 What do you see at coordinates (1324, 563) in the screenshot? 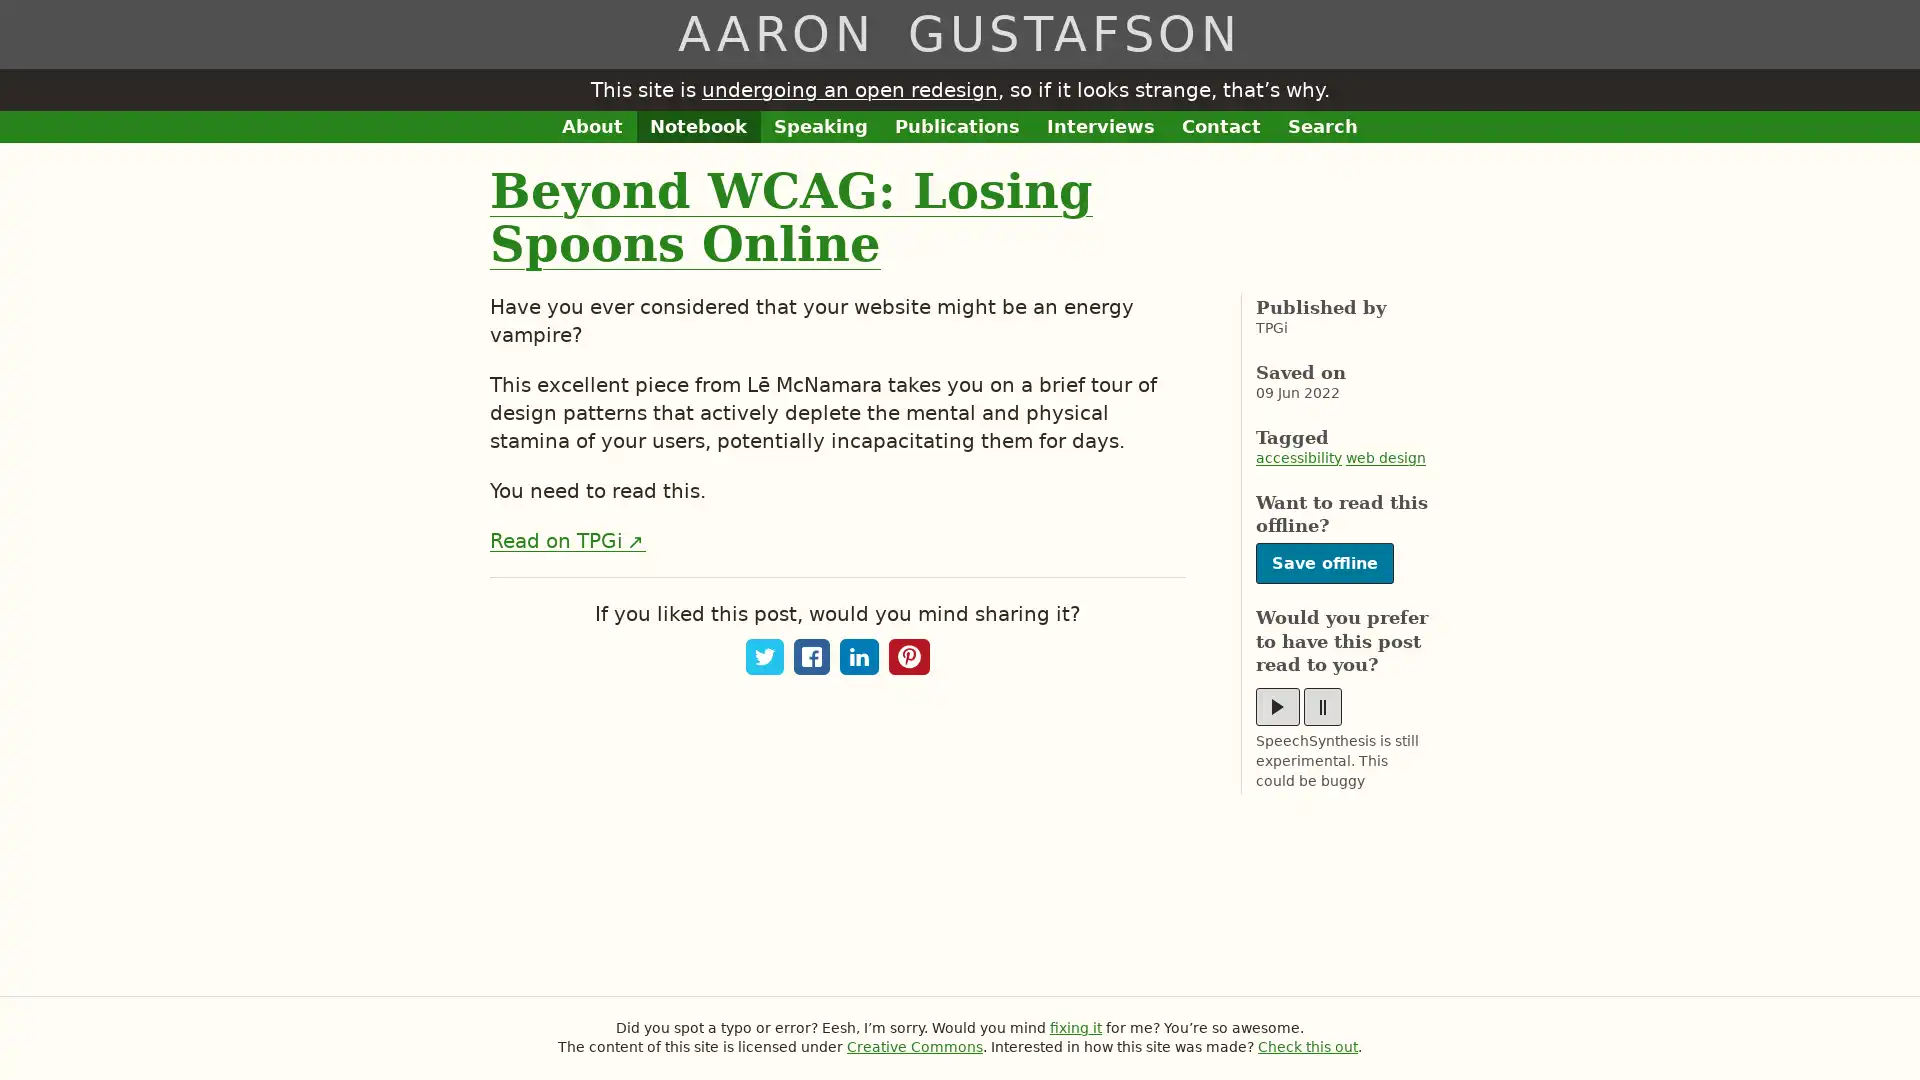
I see `Save offline` at bounding box center [1324, 563].